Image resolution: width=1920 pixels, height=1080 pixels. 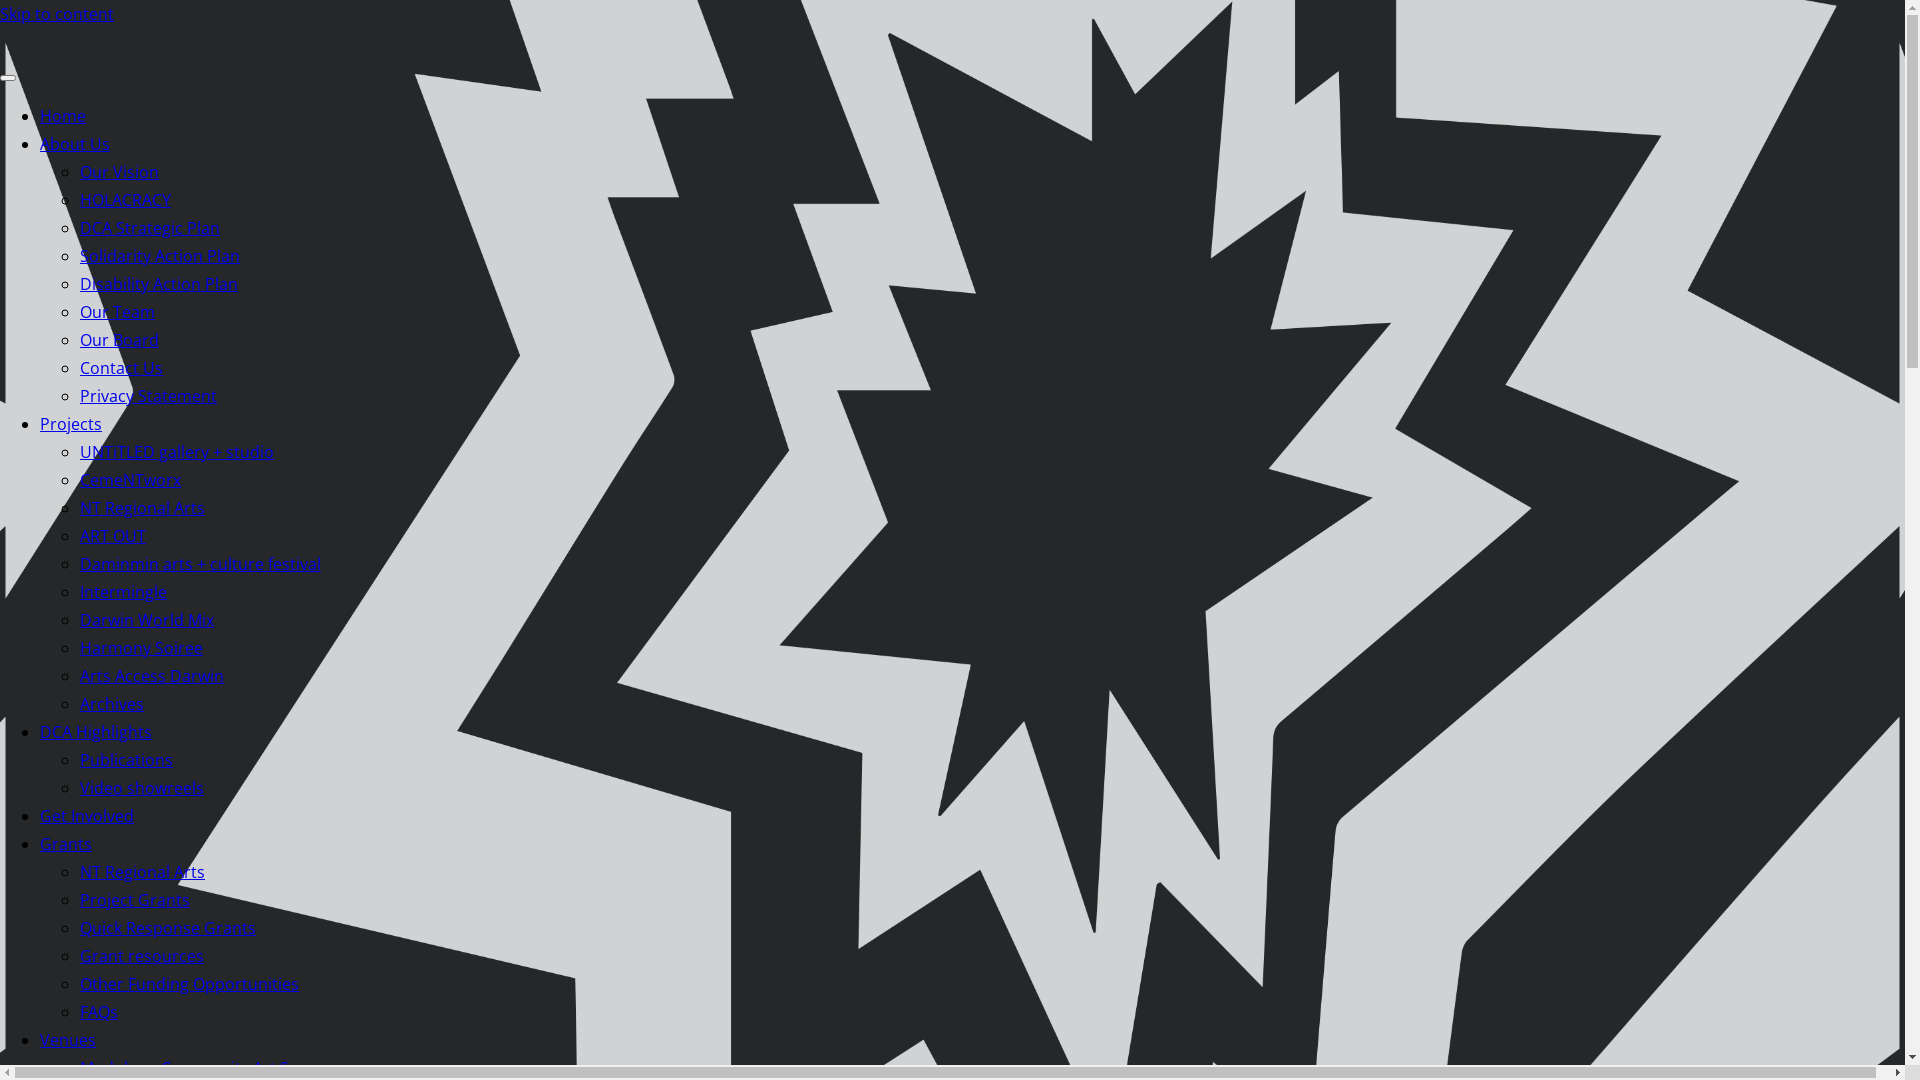 I want to click on 'Grants', so click(x=66, y=844).